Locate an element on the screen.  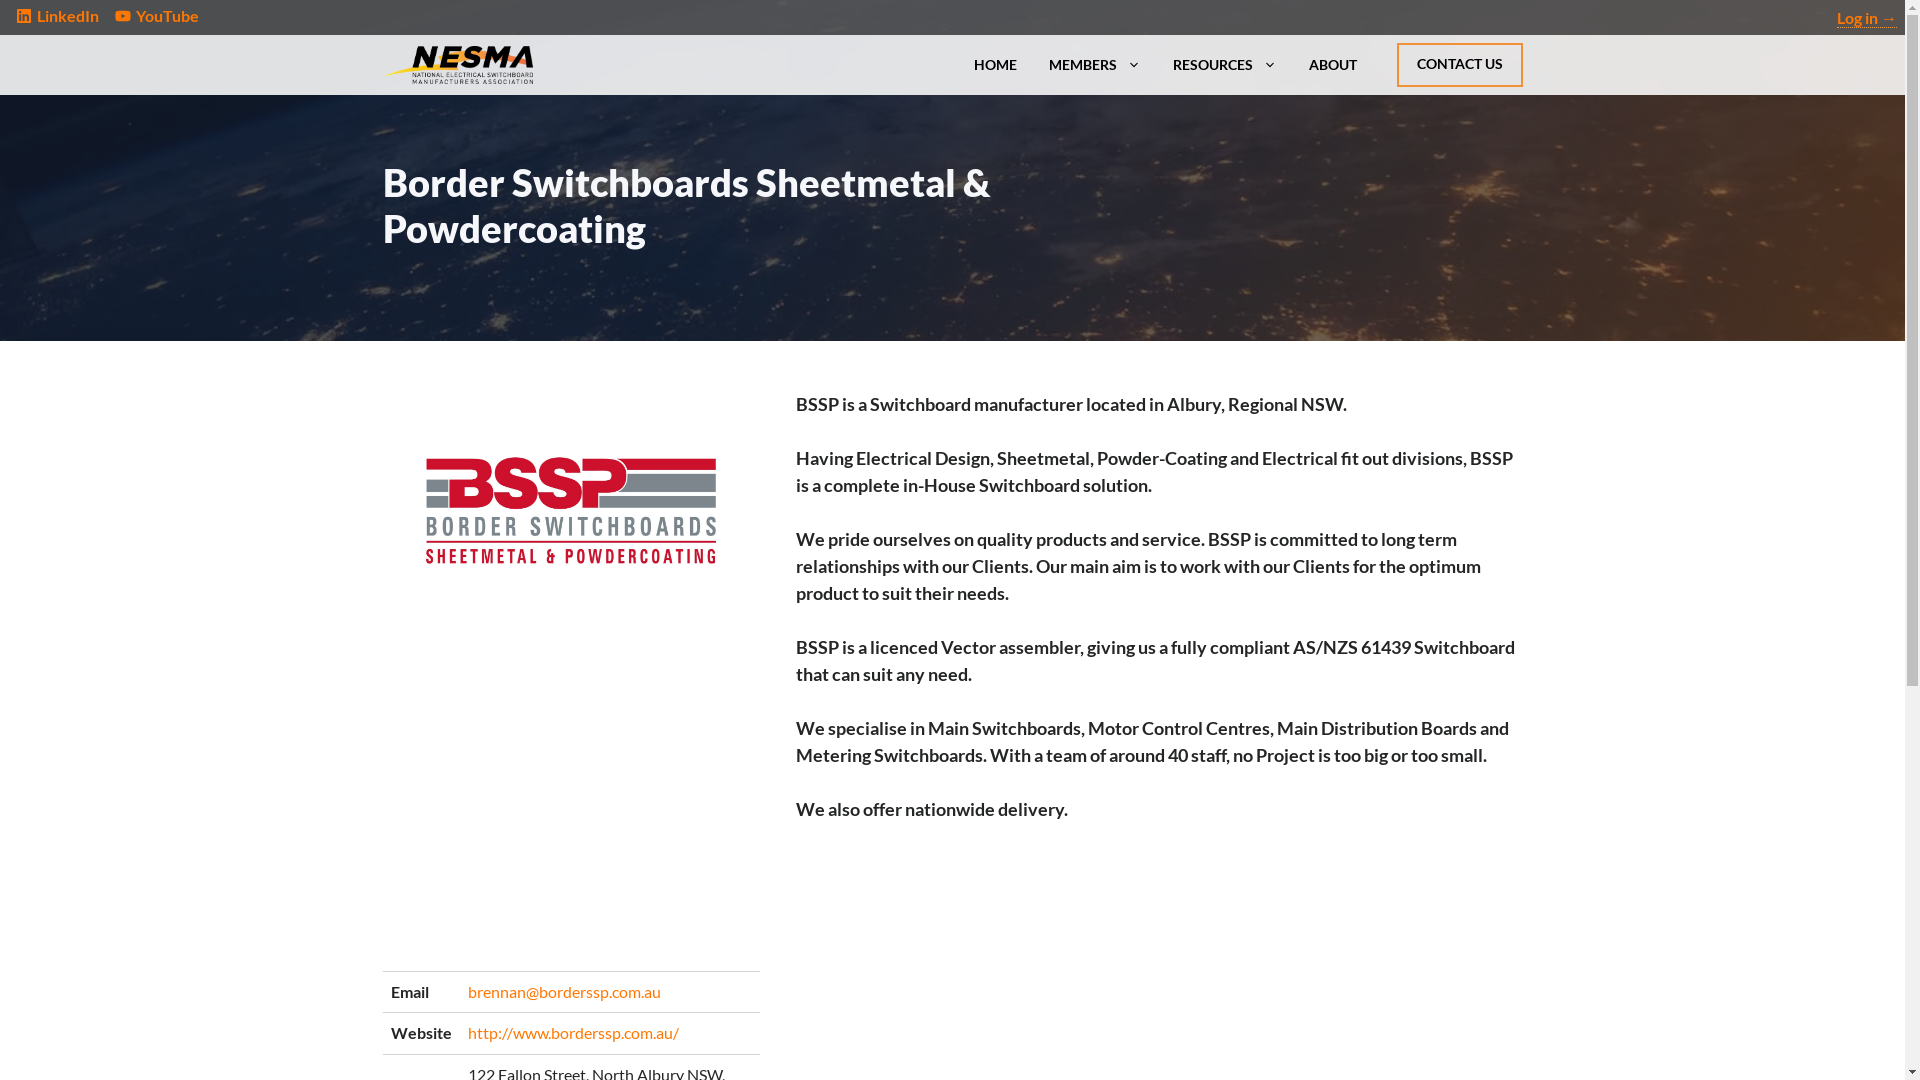
'MEMBERS' is located at coordinates (1093, 64).